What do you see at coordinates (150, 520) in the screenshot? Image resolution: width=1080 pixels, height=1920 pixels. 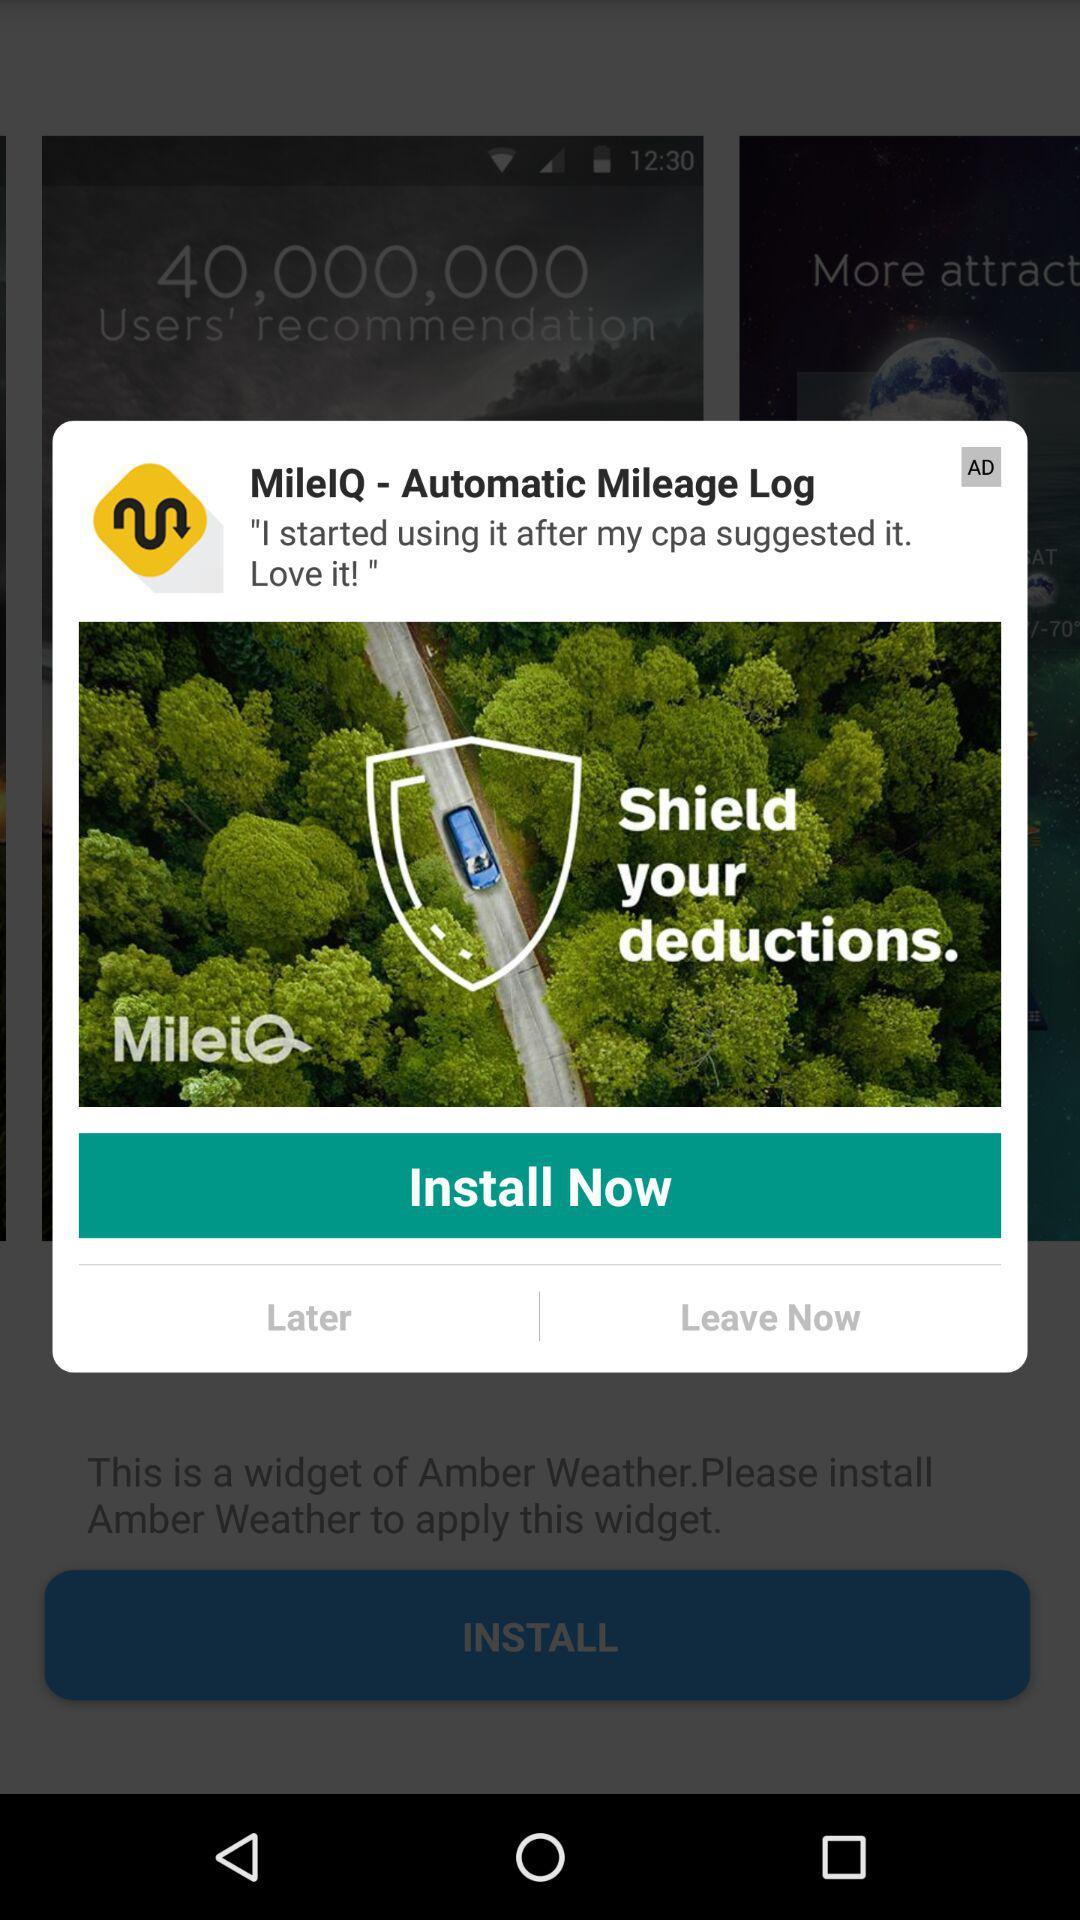 I see `item at the top left corner` at bounding box center [150, 520].